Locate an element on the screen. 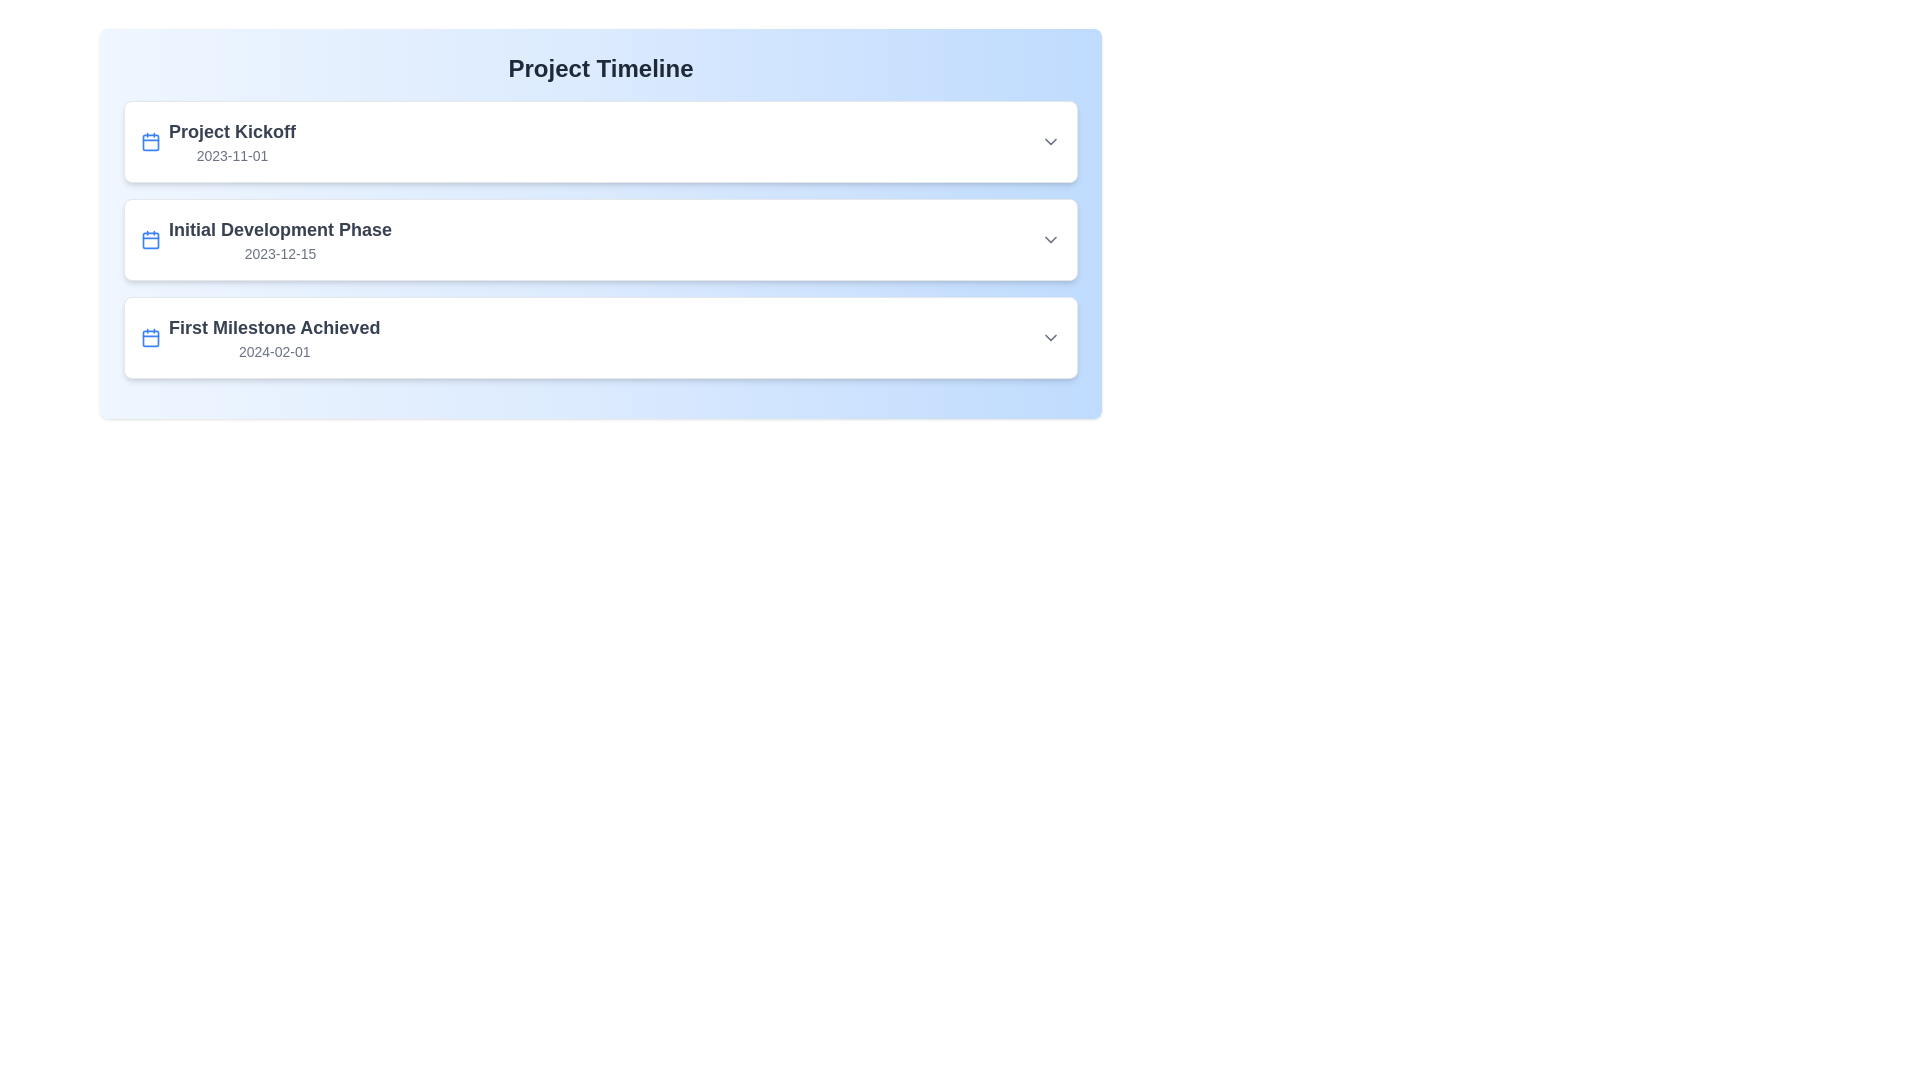  the chevron-down icon button at the far-right end of the 'Initial Development Phase' row in the 'Project Timeline' section is located at coordinates (1050, 238).